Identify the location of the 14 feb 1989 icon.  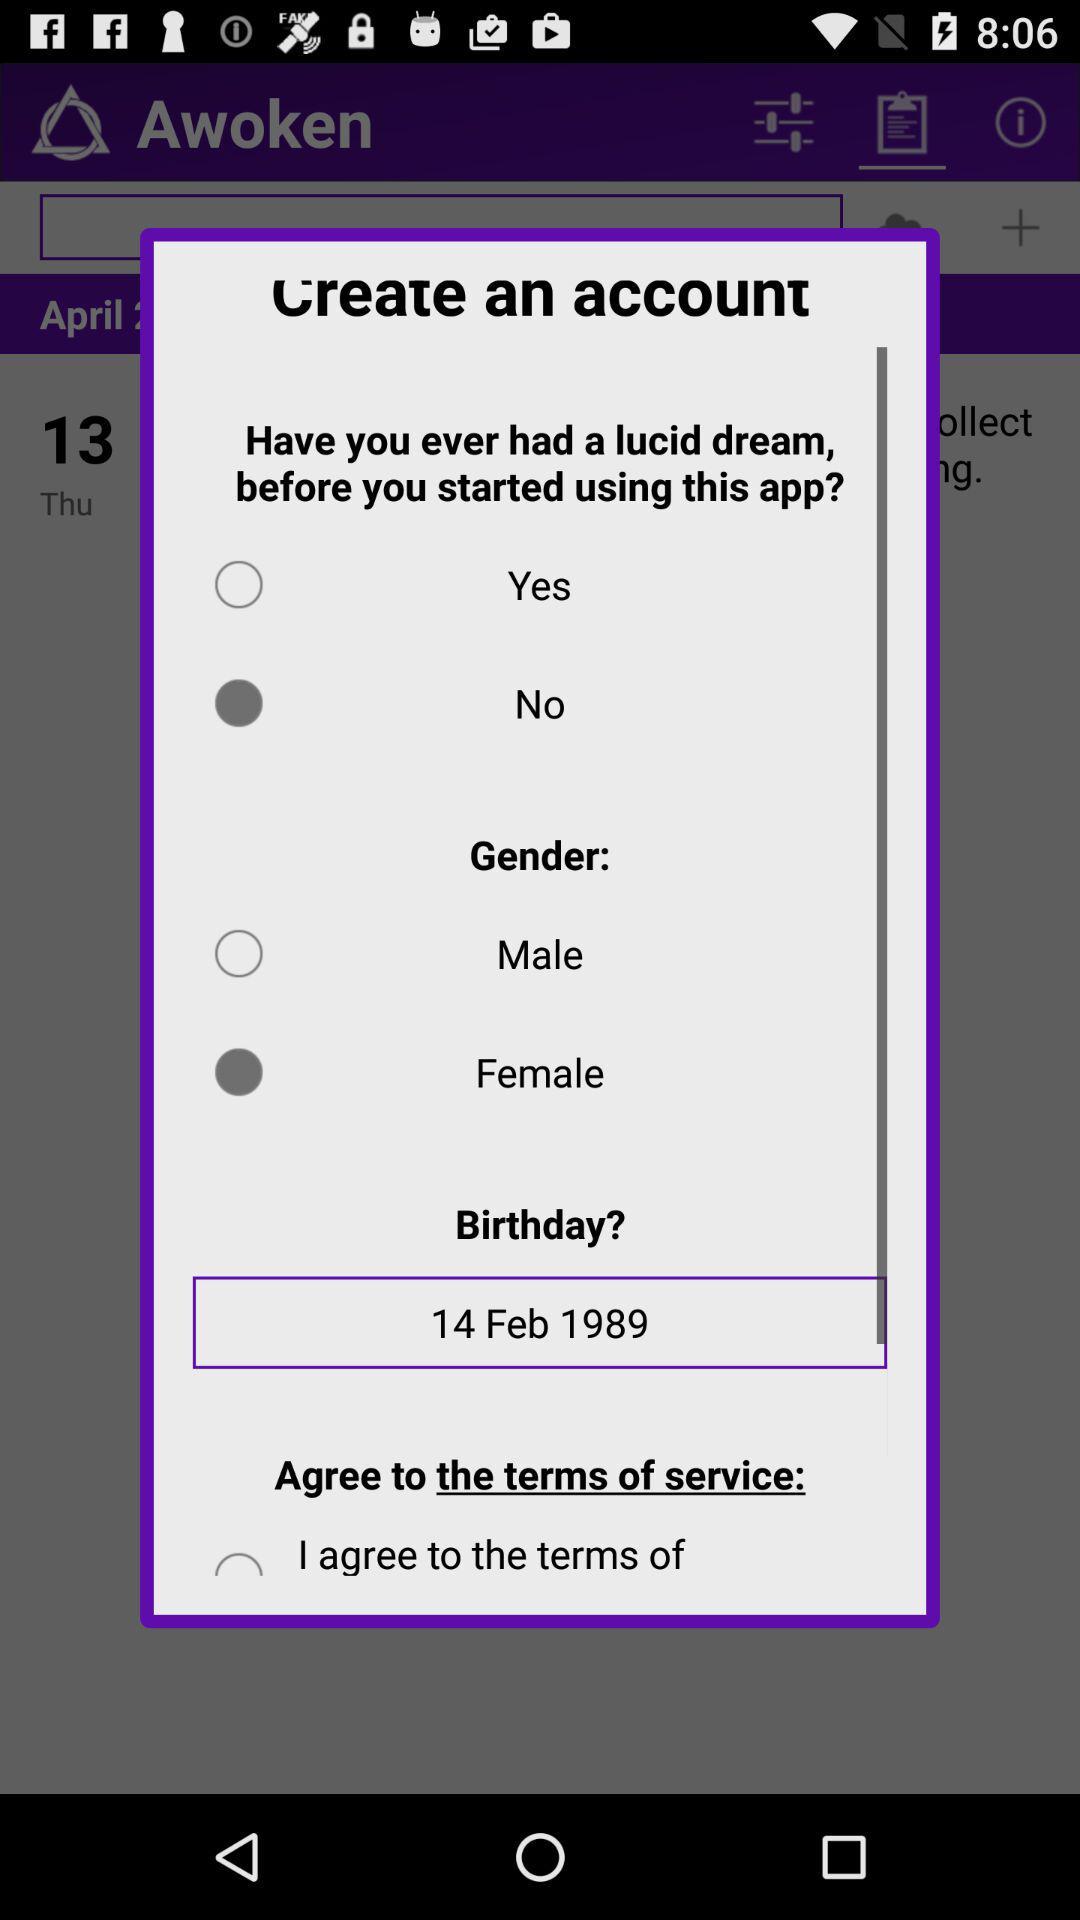
(540, 1336).